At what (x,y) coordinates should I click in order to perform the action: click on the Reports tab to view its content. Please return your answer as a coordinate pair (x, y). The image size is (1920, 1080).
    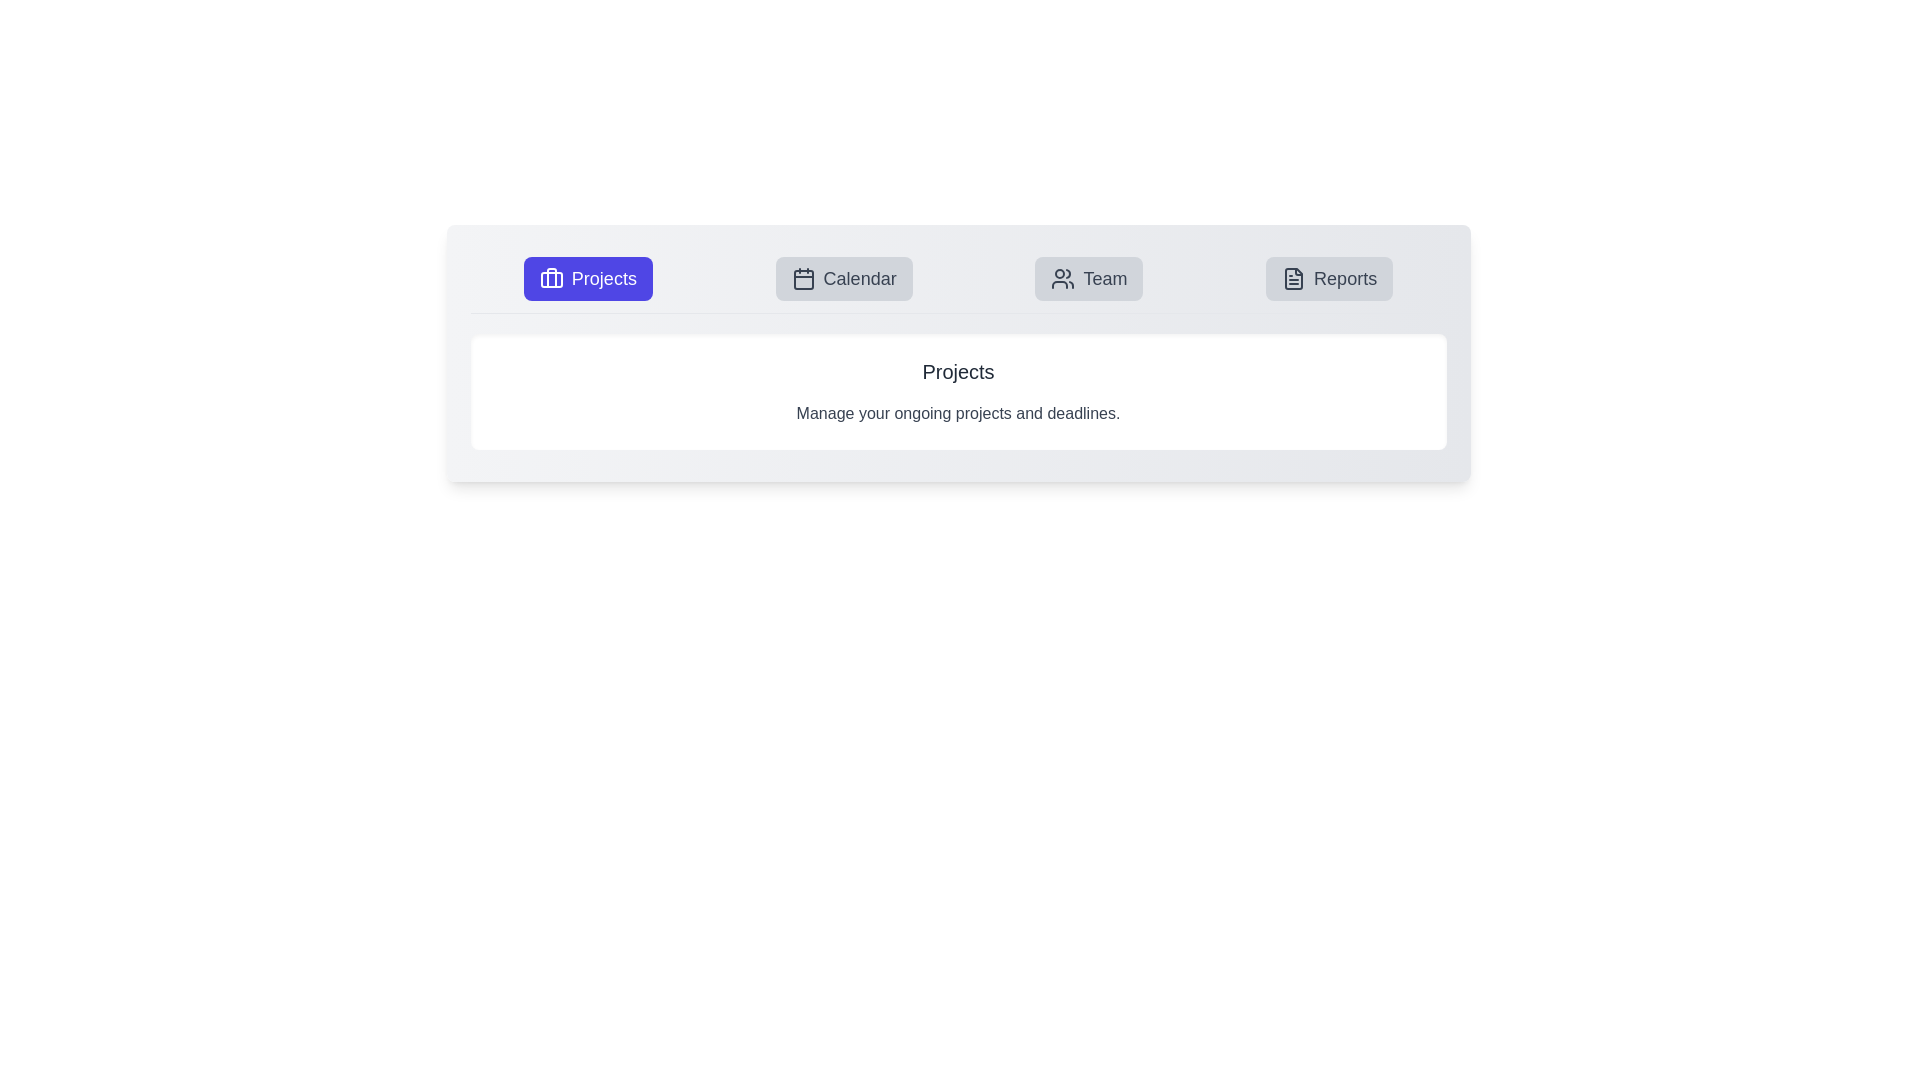
    Looking at the image, I should click on (1329, 278).